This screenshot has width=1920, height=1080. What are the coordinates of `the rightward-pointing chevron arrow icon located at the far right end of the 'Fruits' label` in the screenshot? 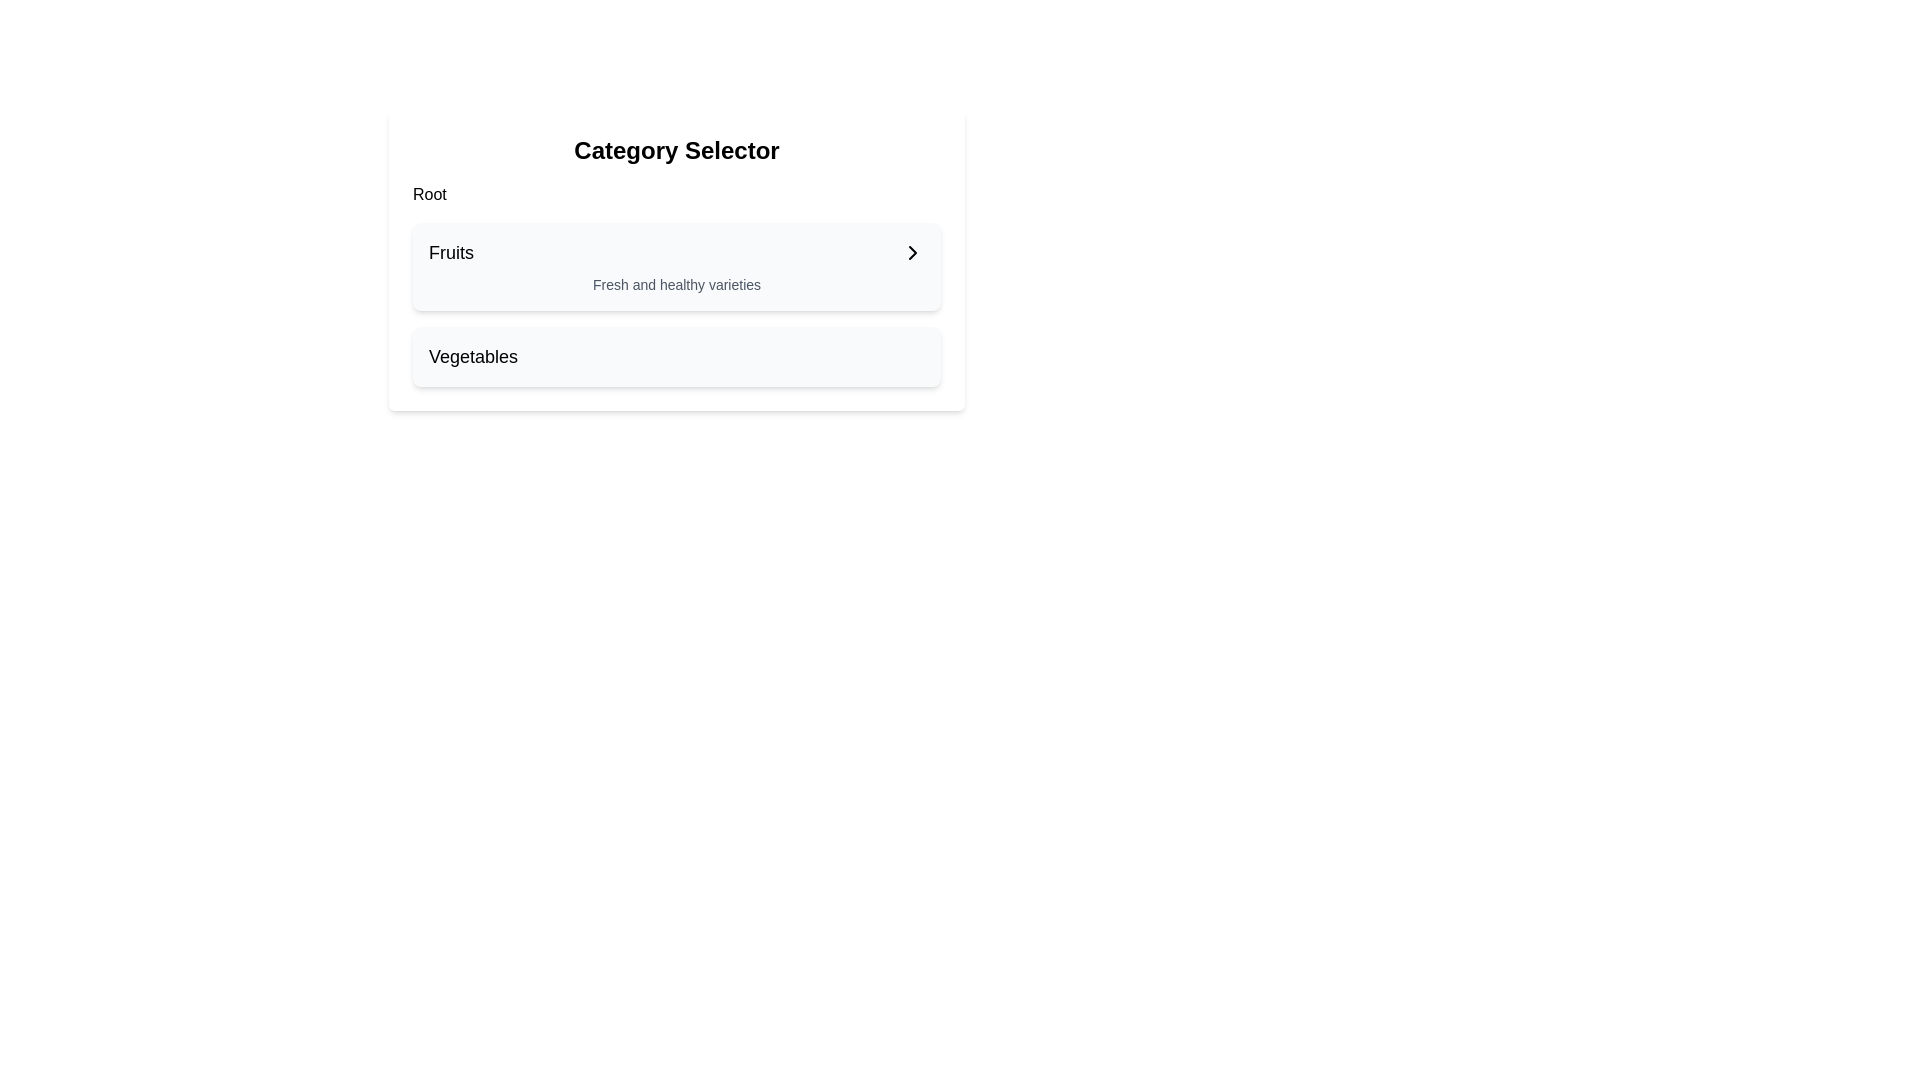 It's located at (911, 252).